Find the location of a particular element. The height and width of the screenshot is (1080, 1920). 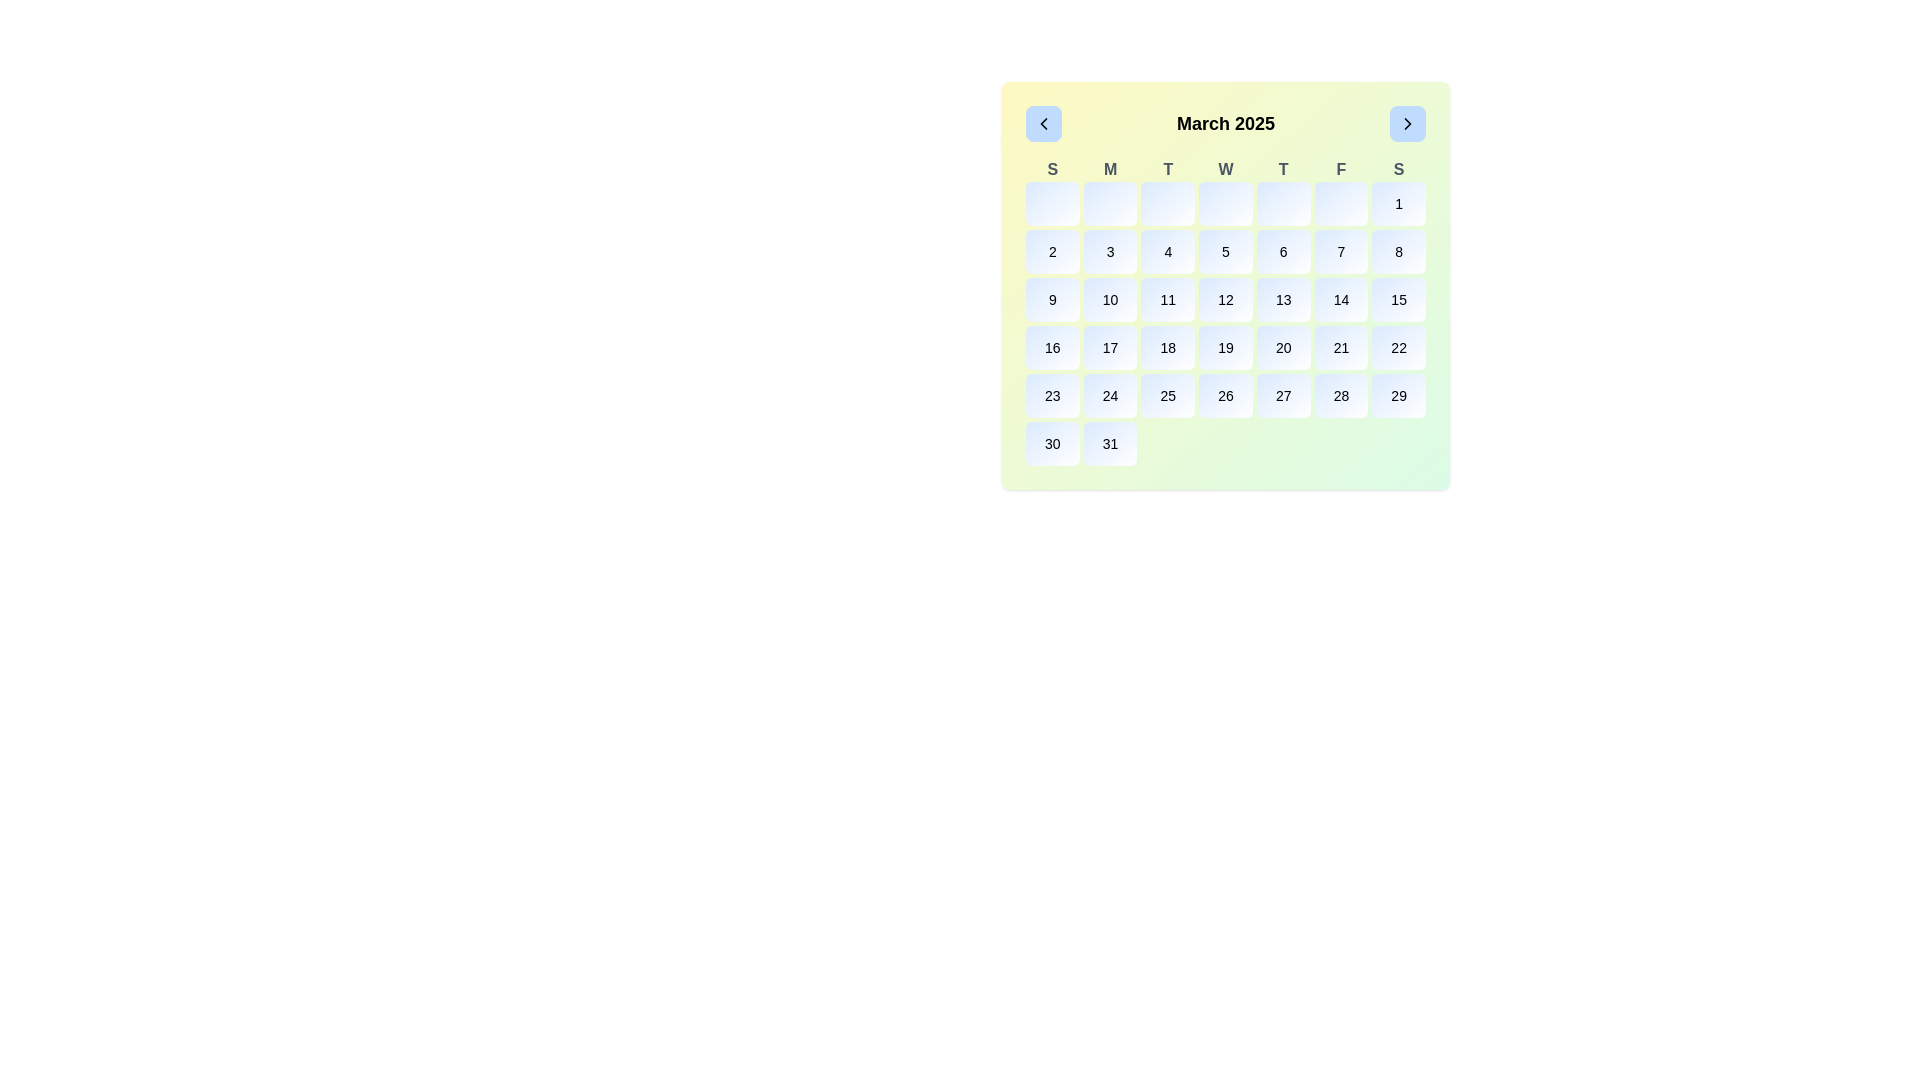

the label displaying the letter 'S', which is the seventh element in a row of days of the week in a gray sans-serif font, located near the top of the calendar component is located at coordinates (1398, 168).